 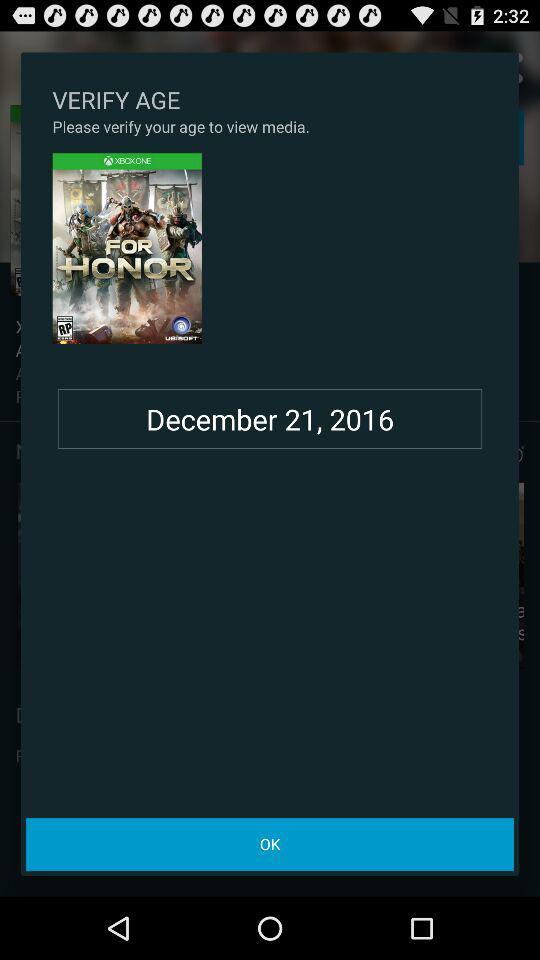 I want to click on item at the bottom, so click(x=270, y=843).